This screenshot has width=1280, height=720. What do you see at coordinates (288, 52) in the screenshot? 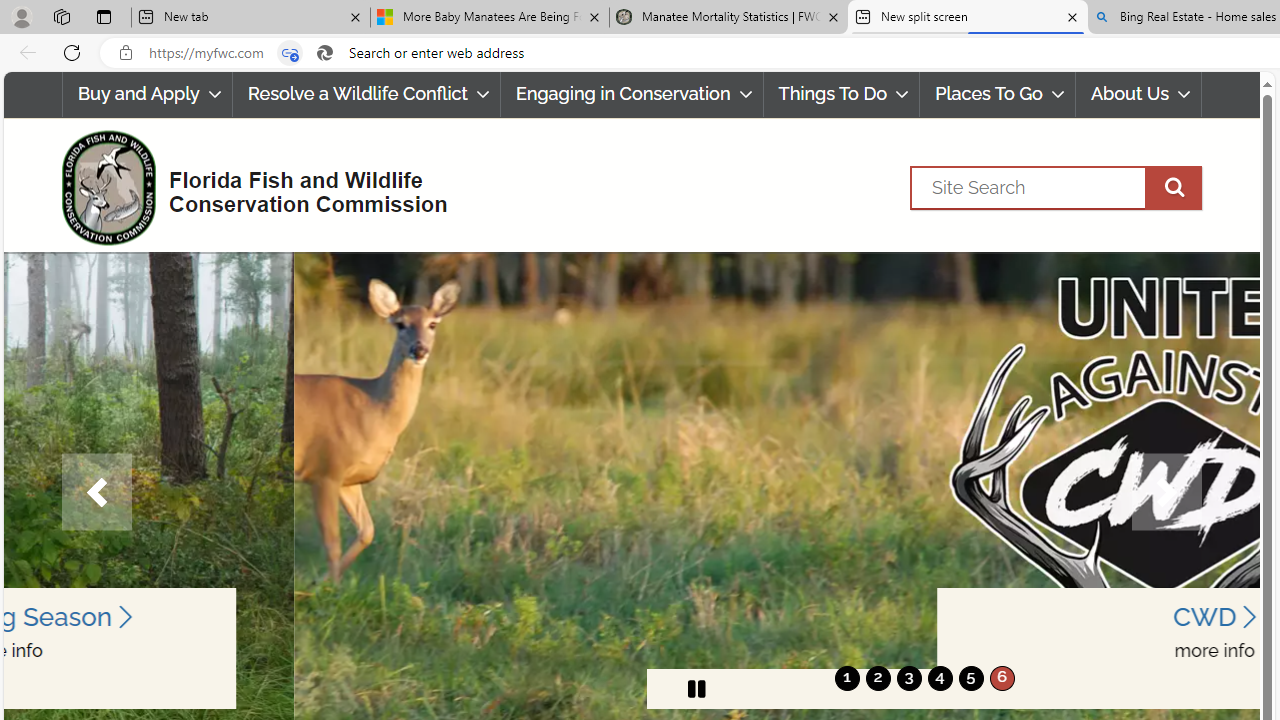
I see `'Tabs in split screen'` at bounding box center [288, 52].